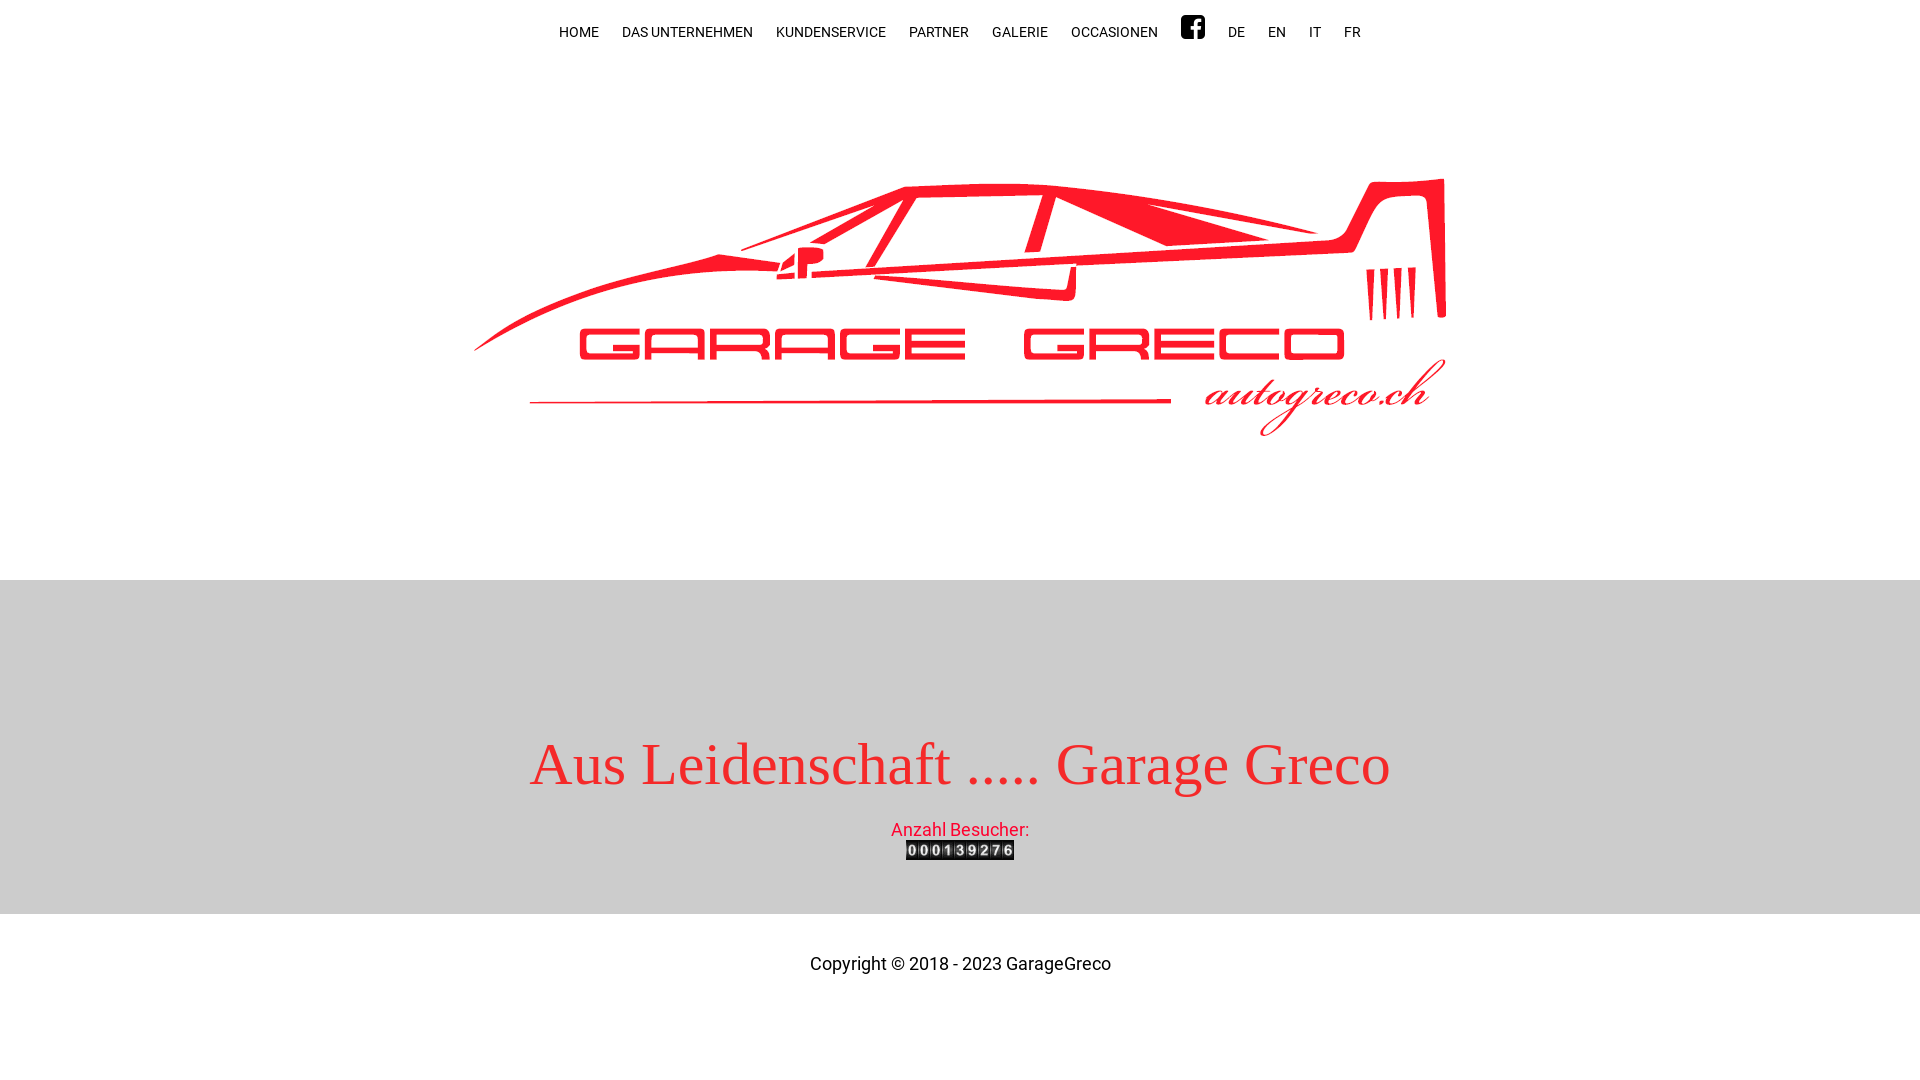  I want to click on 'Anzahl Besucher:', so click(960, 841).